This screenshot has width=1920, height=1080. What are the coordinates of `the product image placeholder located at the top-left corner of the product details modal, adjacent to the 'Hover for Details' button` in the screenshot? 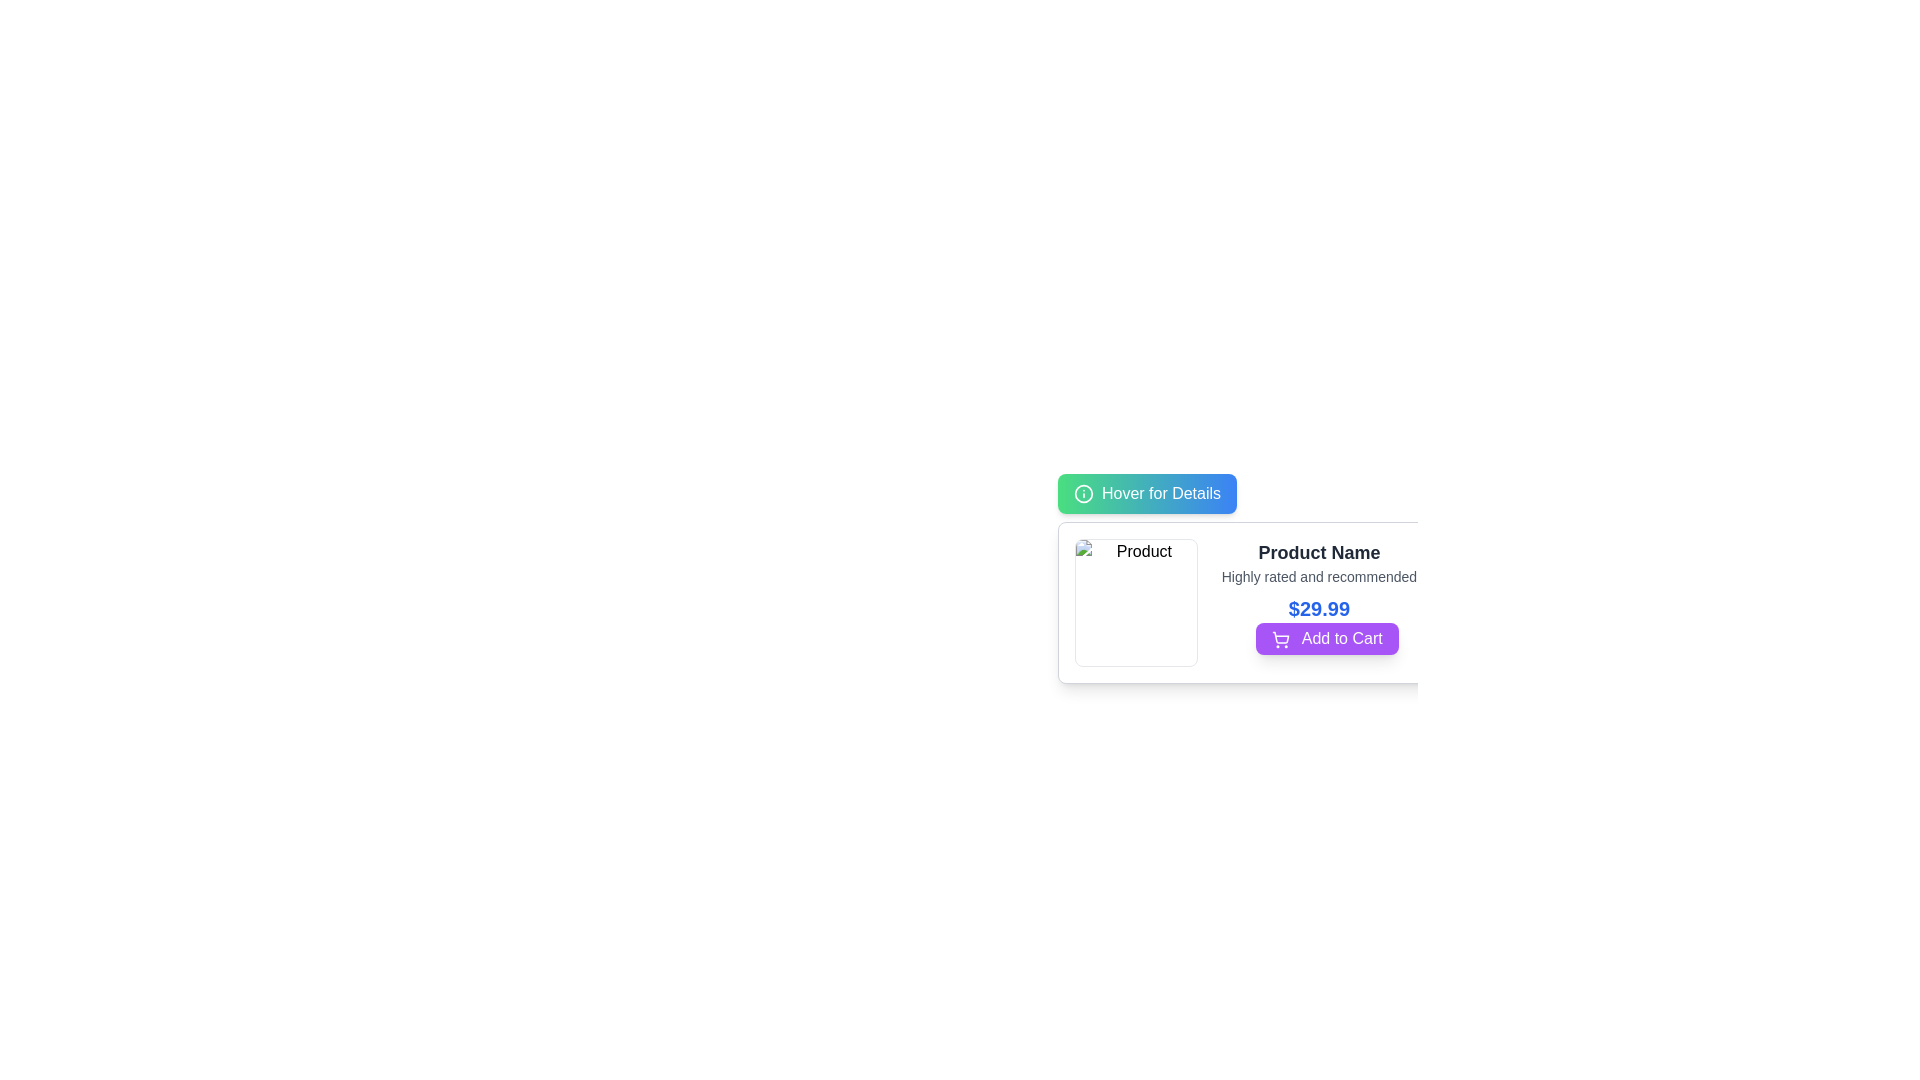 It's located at (1147, 631).